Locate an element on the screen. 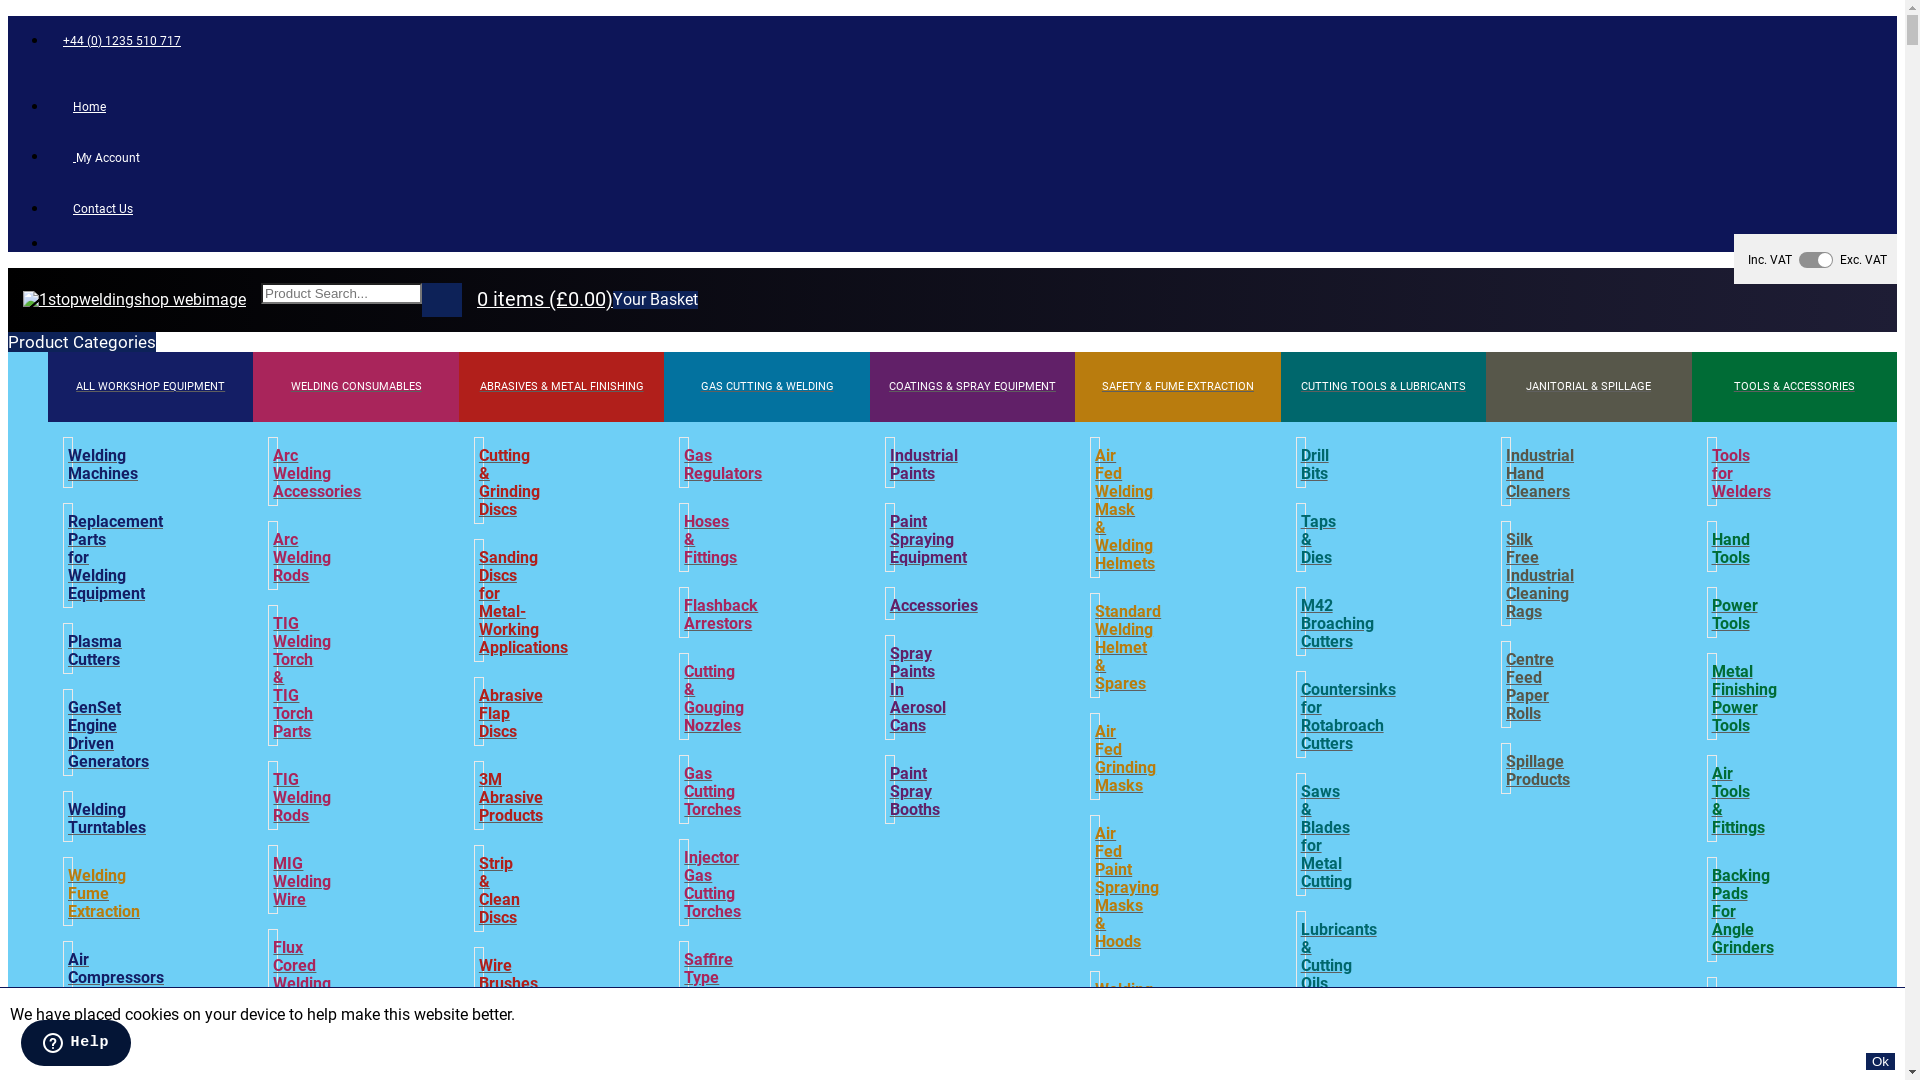 The height and width of the screenshot is (1080, 1920). 'Paint Spraying Equipment' is located at coordinates (927, 540).